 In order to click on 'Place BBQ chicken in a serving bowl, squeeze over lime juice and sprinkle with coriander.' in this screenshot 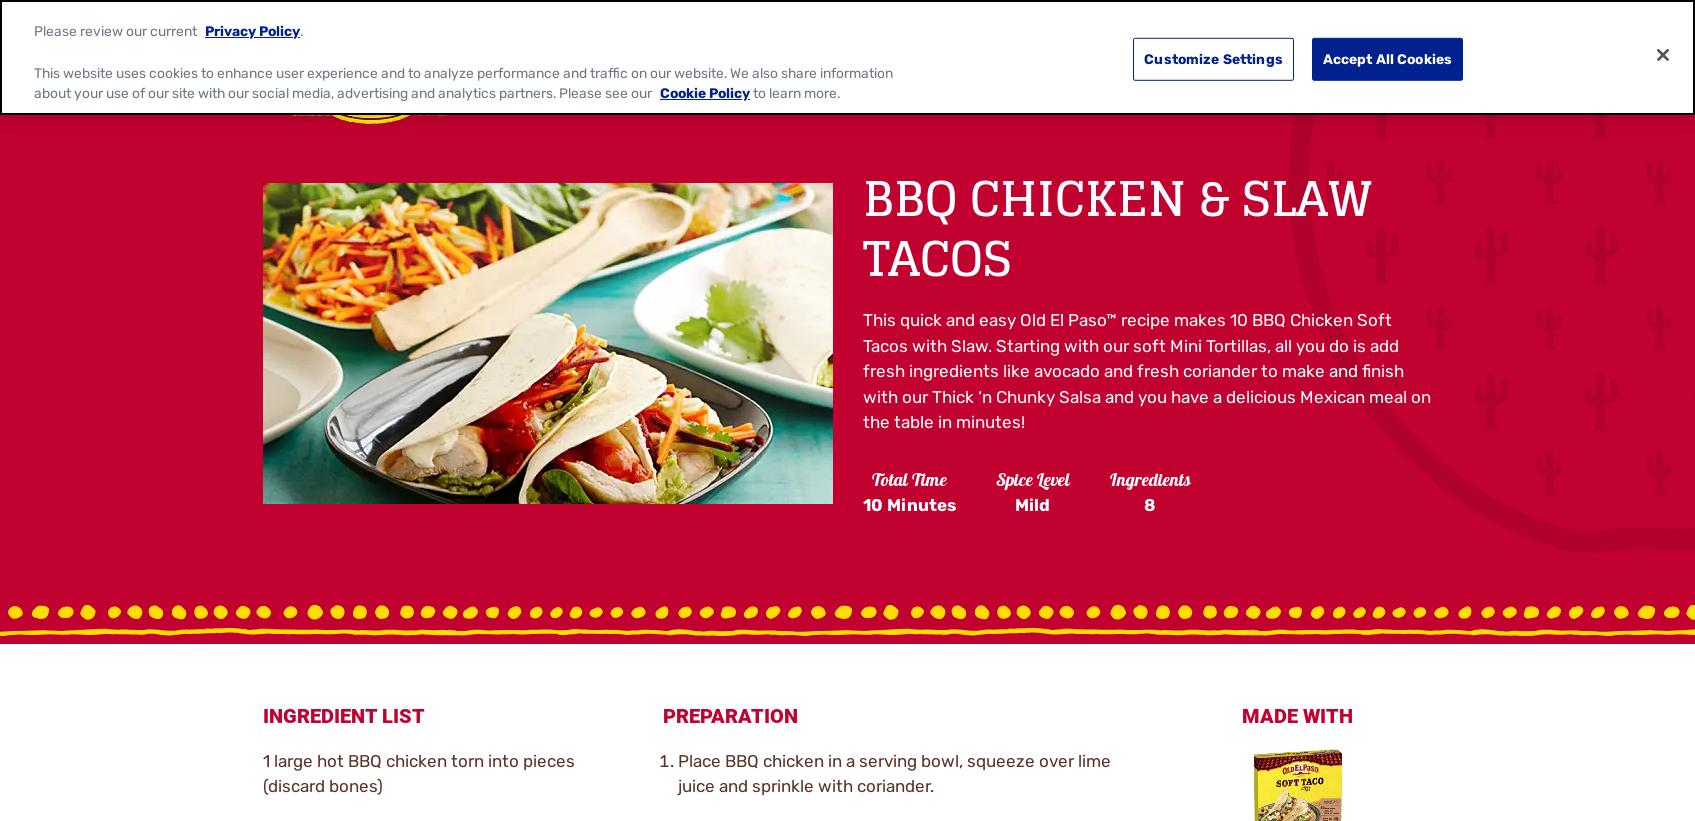, I will do `click(892, 771)`.